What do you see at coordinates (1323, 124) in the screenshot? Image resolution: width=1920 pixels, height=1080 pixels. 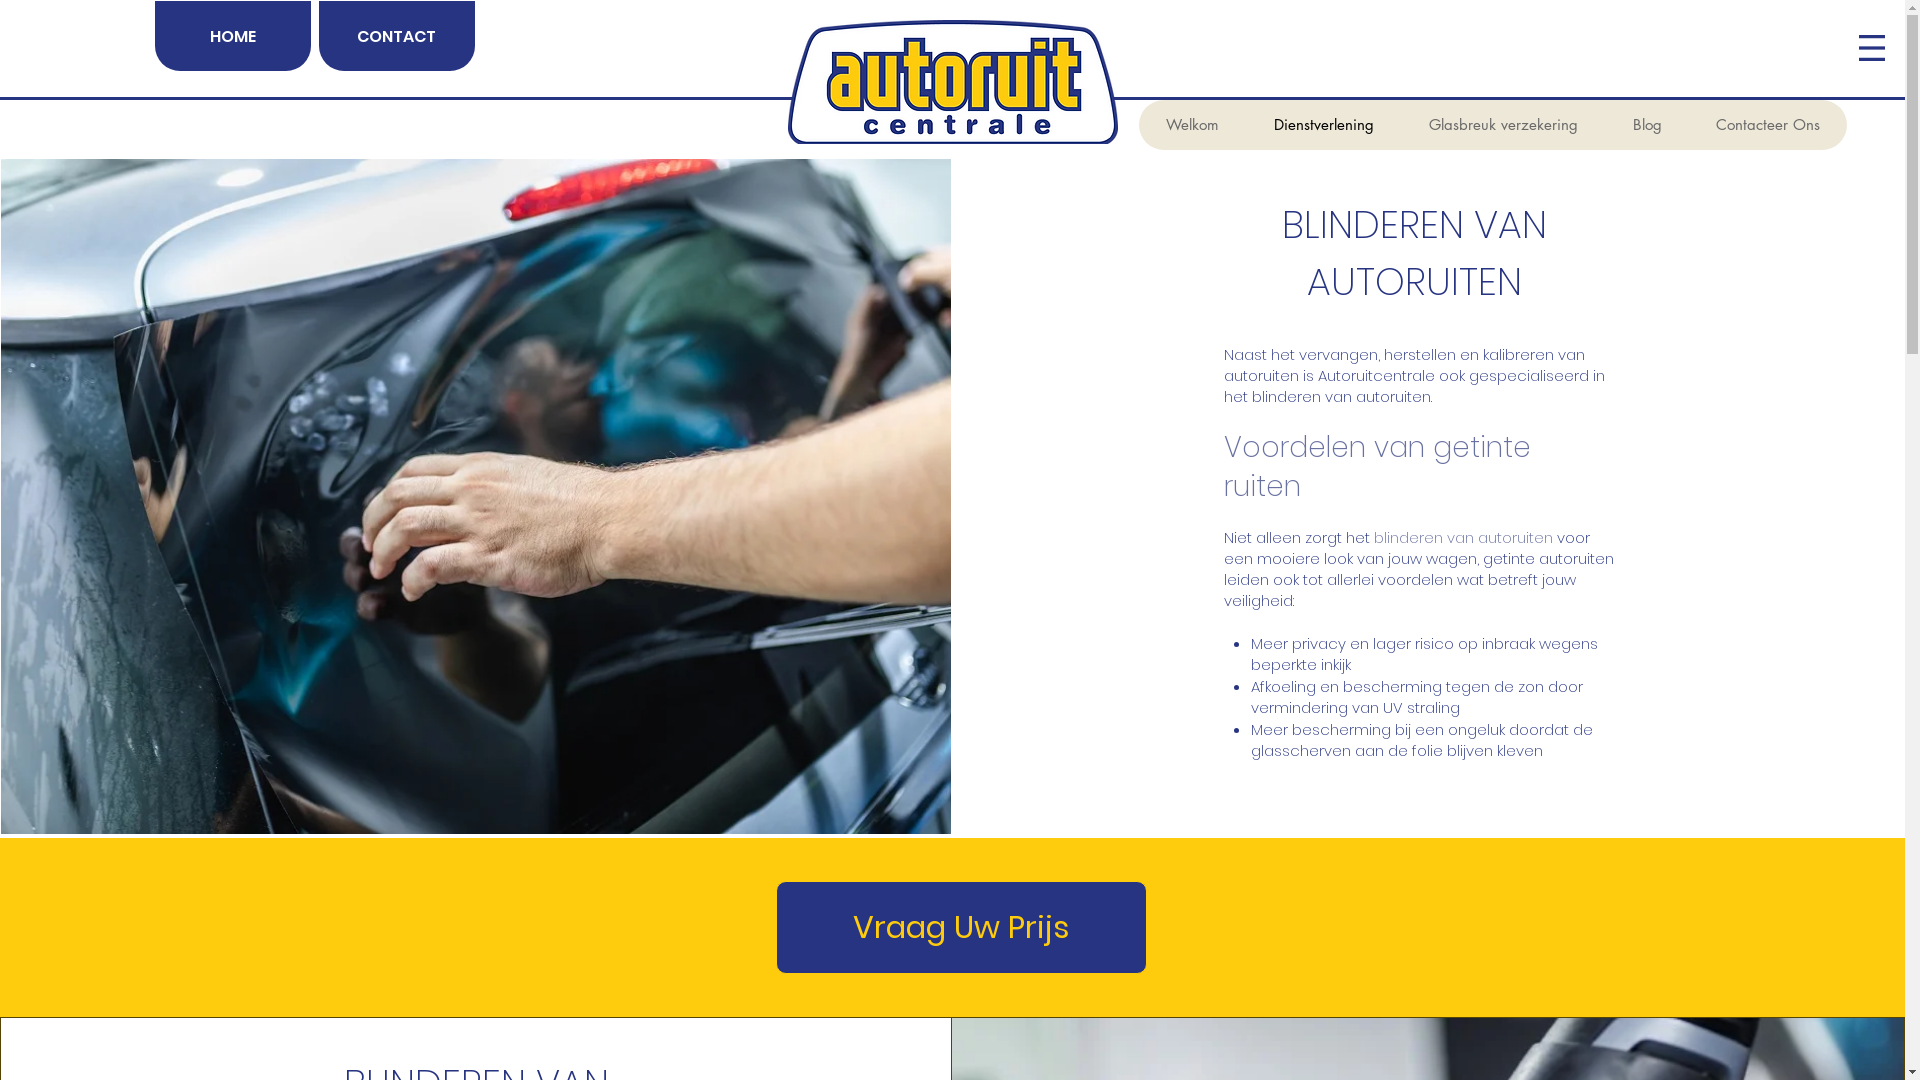 I see `'Dienstverlening'` at bounding box center [1323, 124].